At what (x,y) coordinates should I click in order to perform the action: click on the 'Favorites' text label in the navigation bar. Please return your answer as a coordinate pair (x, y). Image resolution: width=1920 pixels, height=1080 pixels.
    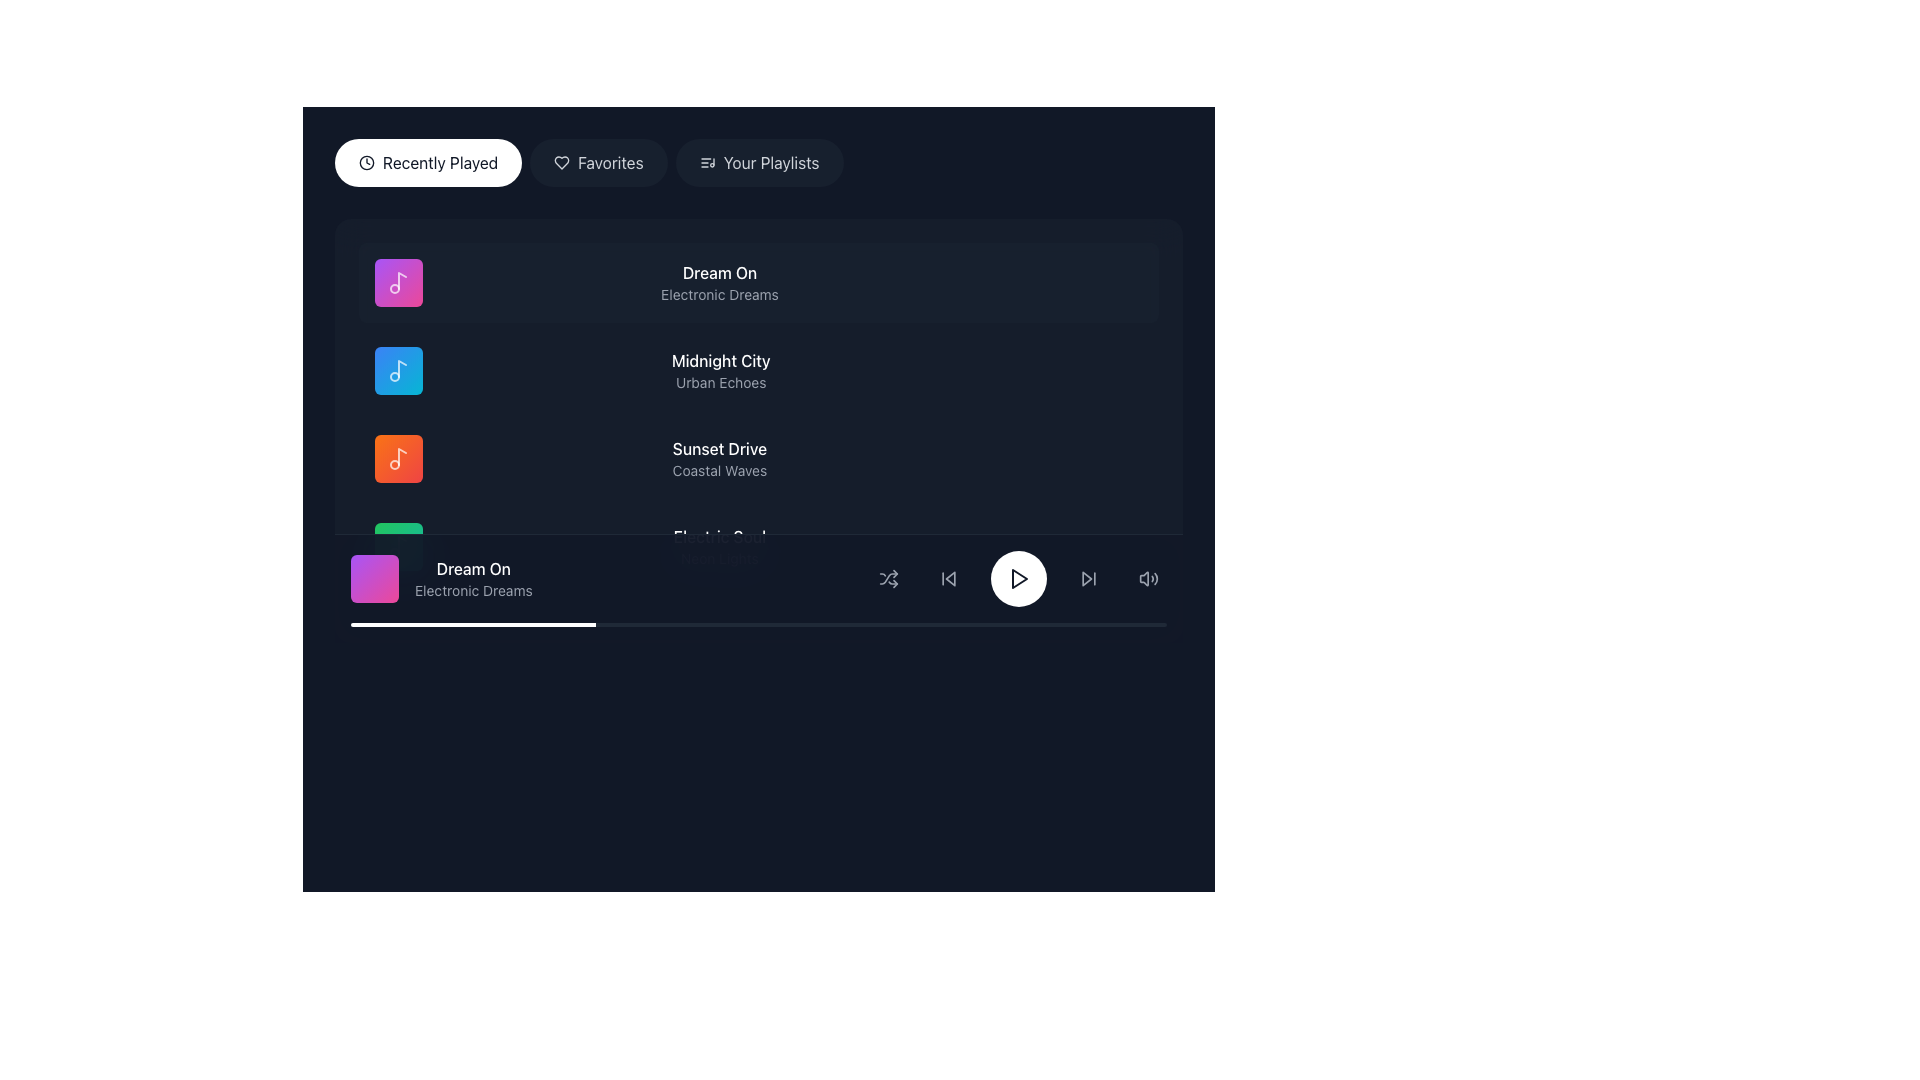
    Looking at the image, I should click on (609, 161).